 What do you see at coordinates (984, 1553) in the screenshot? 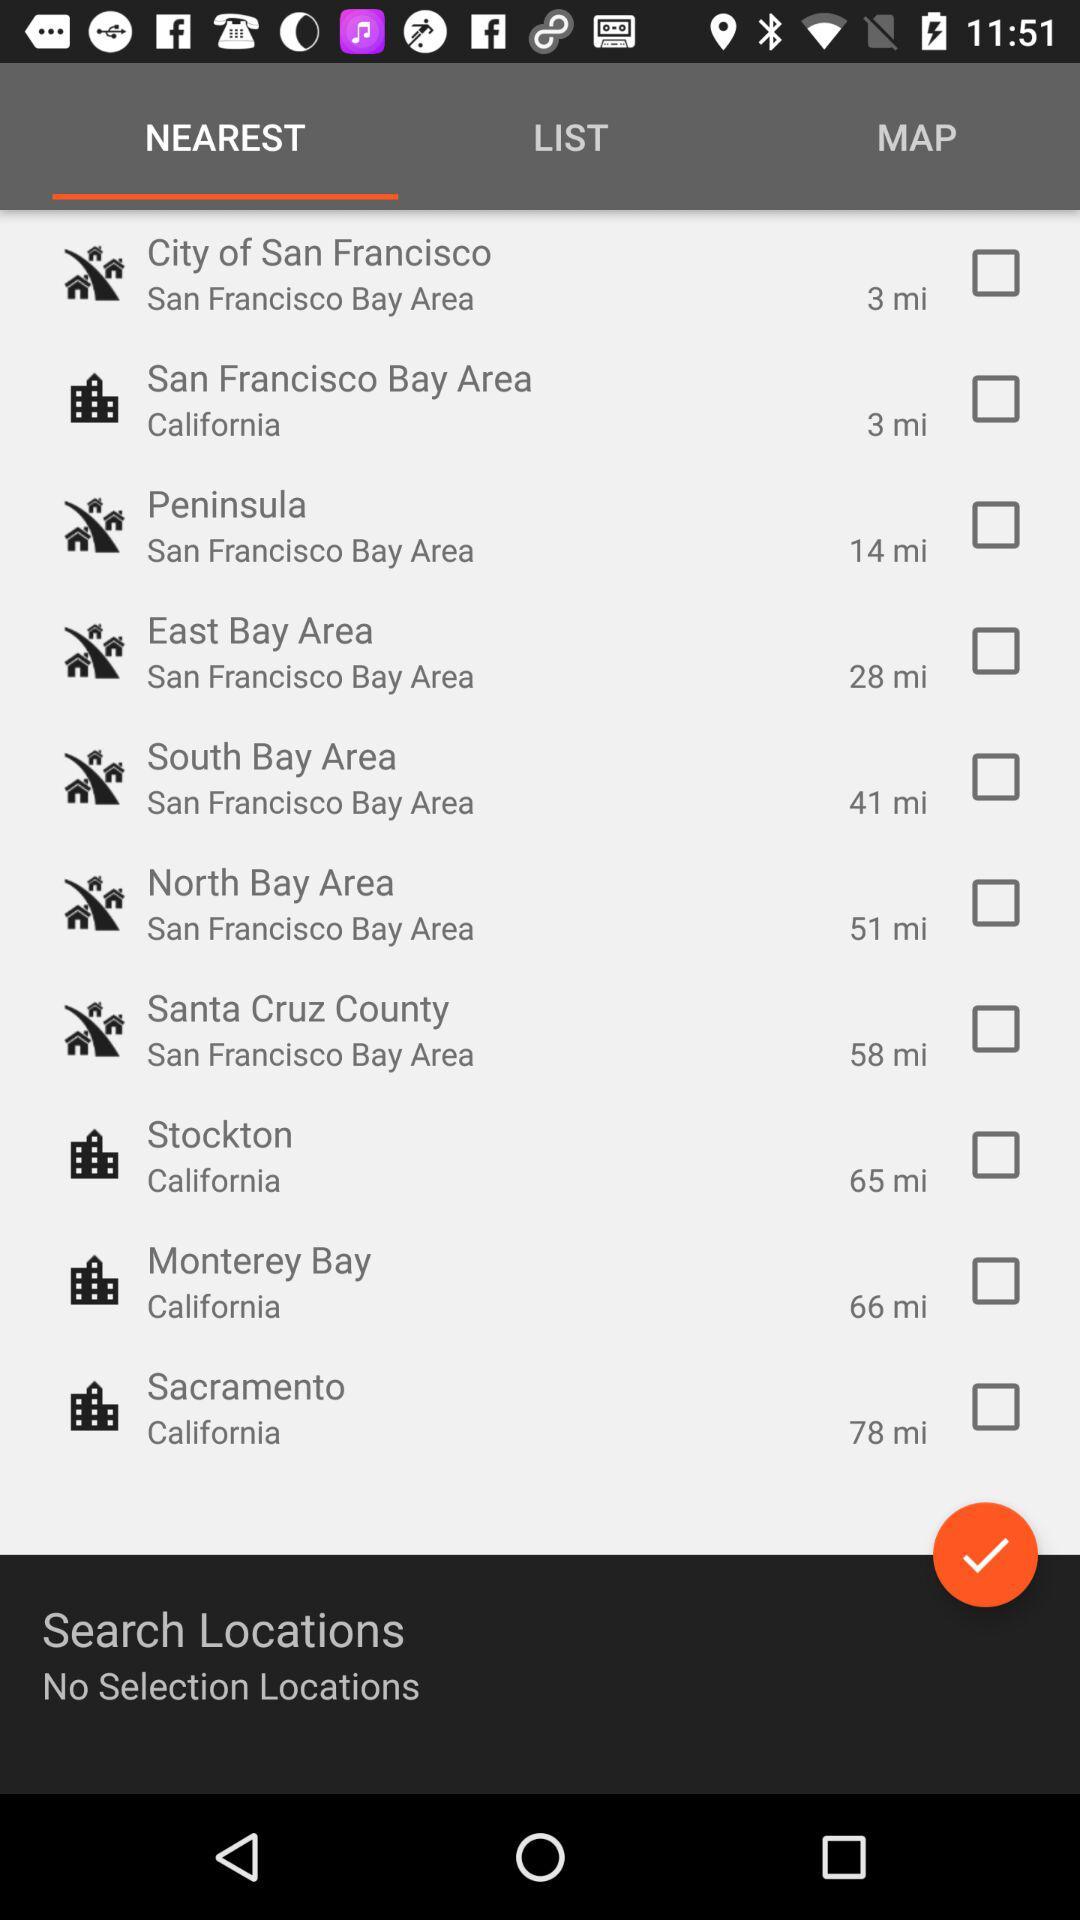
I see `the check icon` at bounding box center [984, 1553].